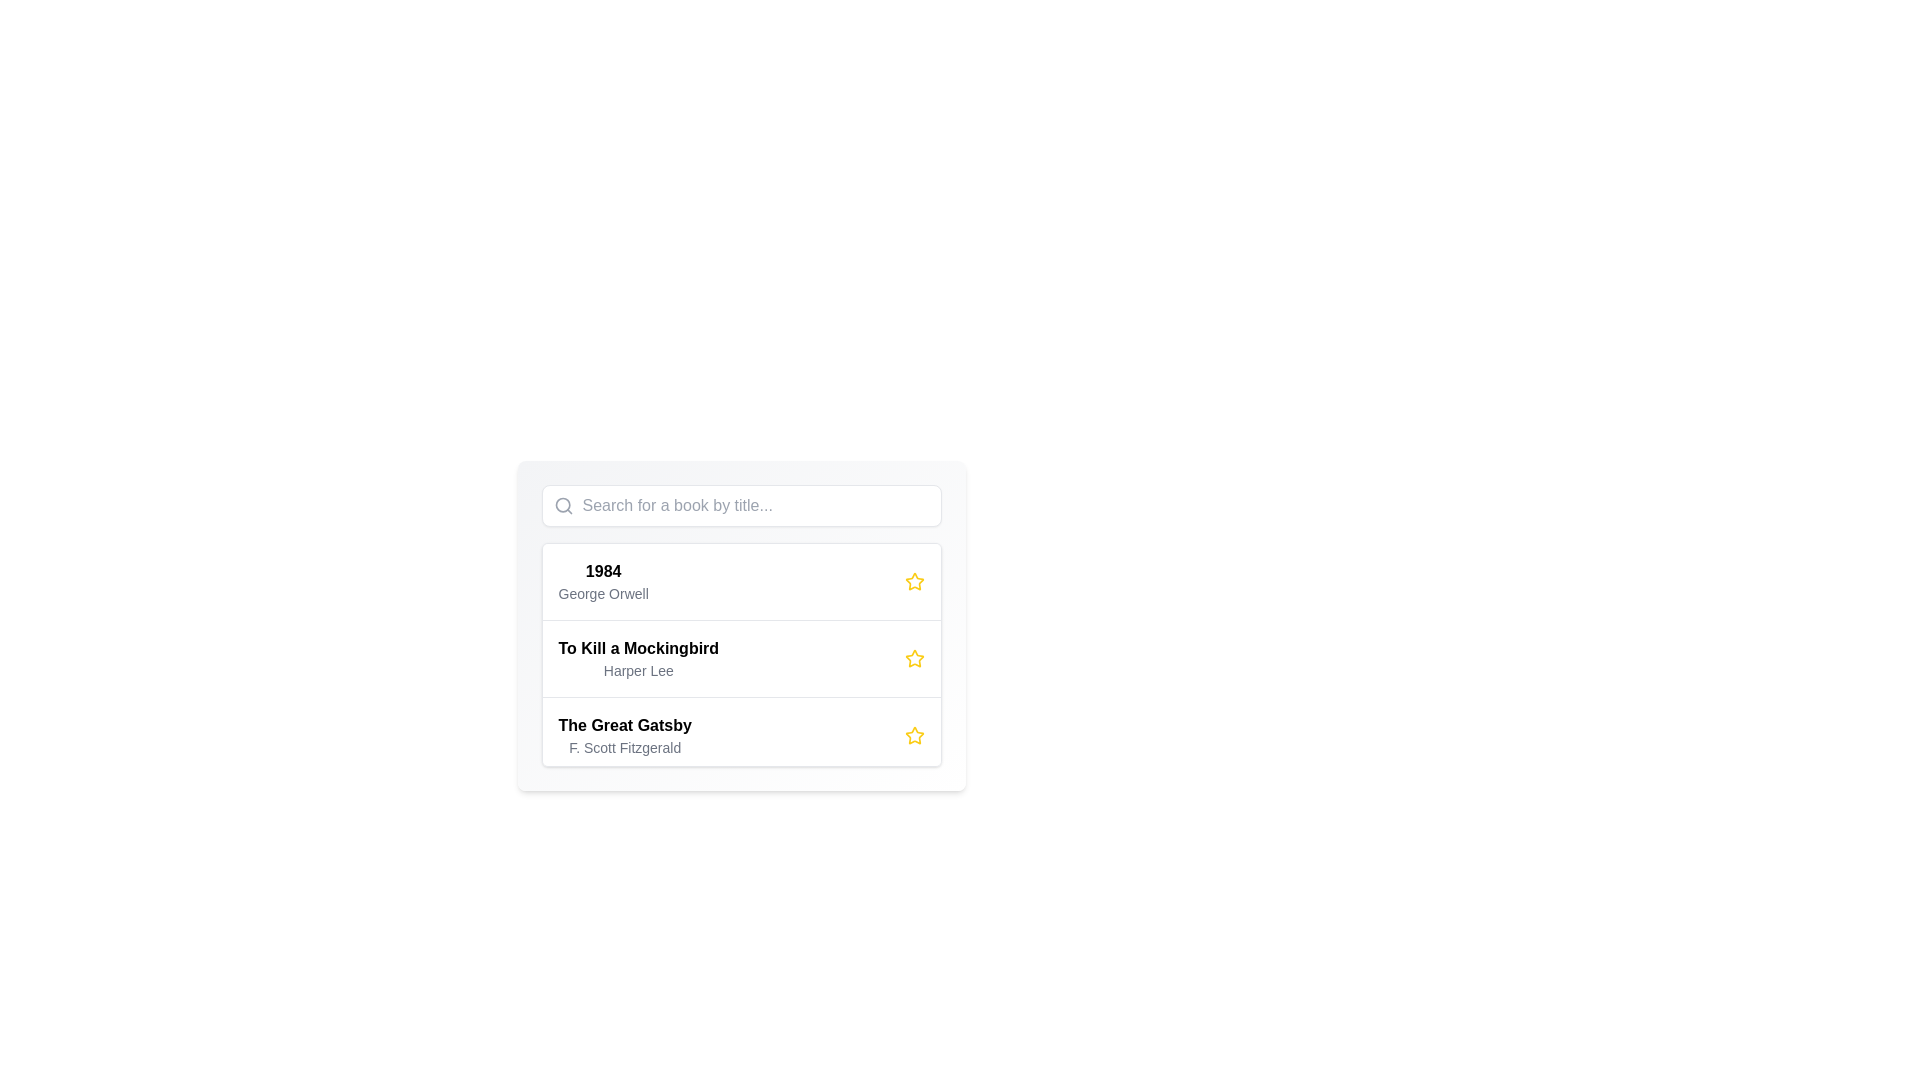  What do you see at coordinates (913, 658) in the screenshot?
I see `the star icon used to mark 'To Kill a Mockingbird' as a favorite` at bounding box center [913, 658].